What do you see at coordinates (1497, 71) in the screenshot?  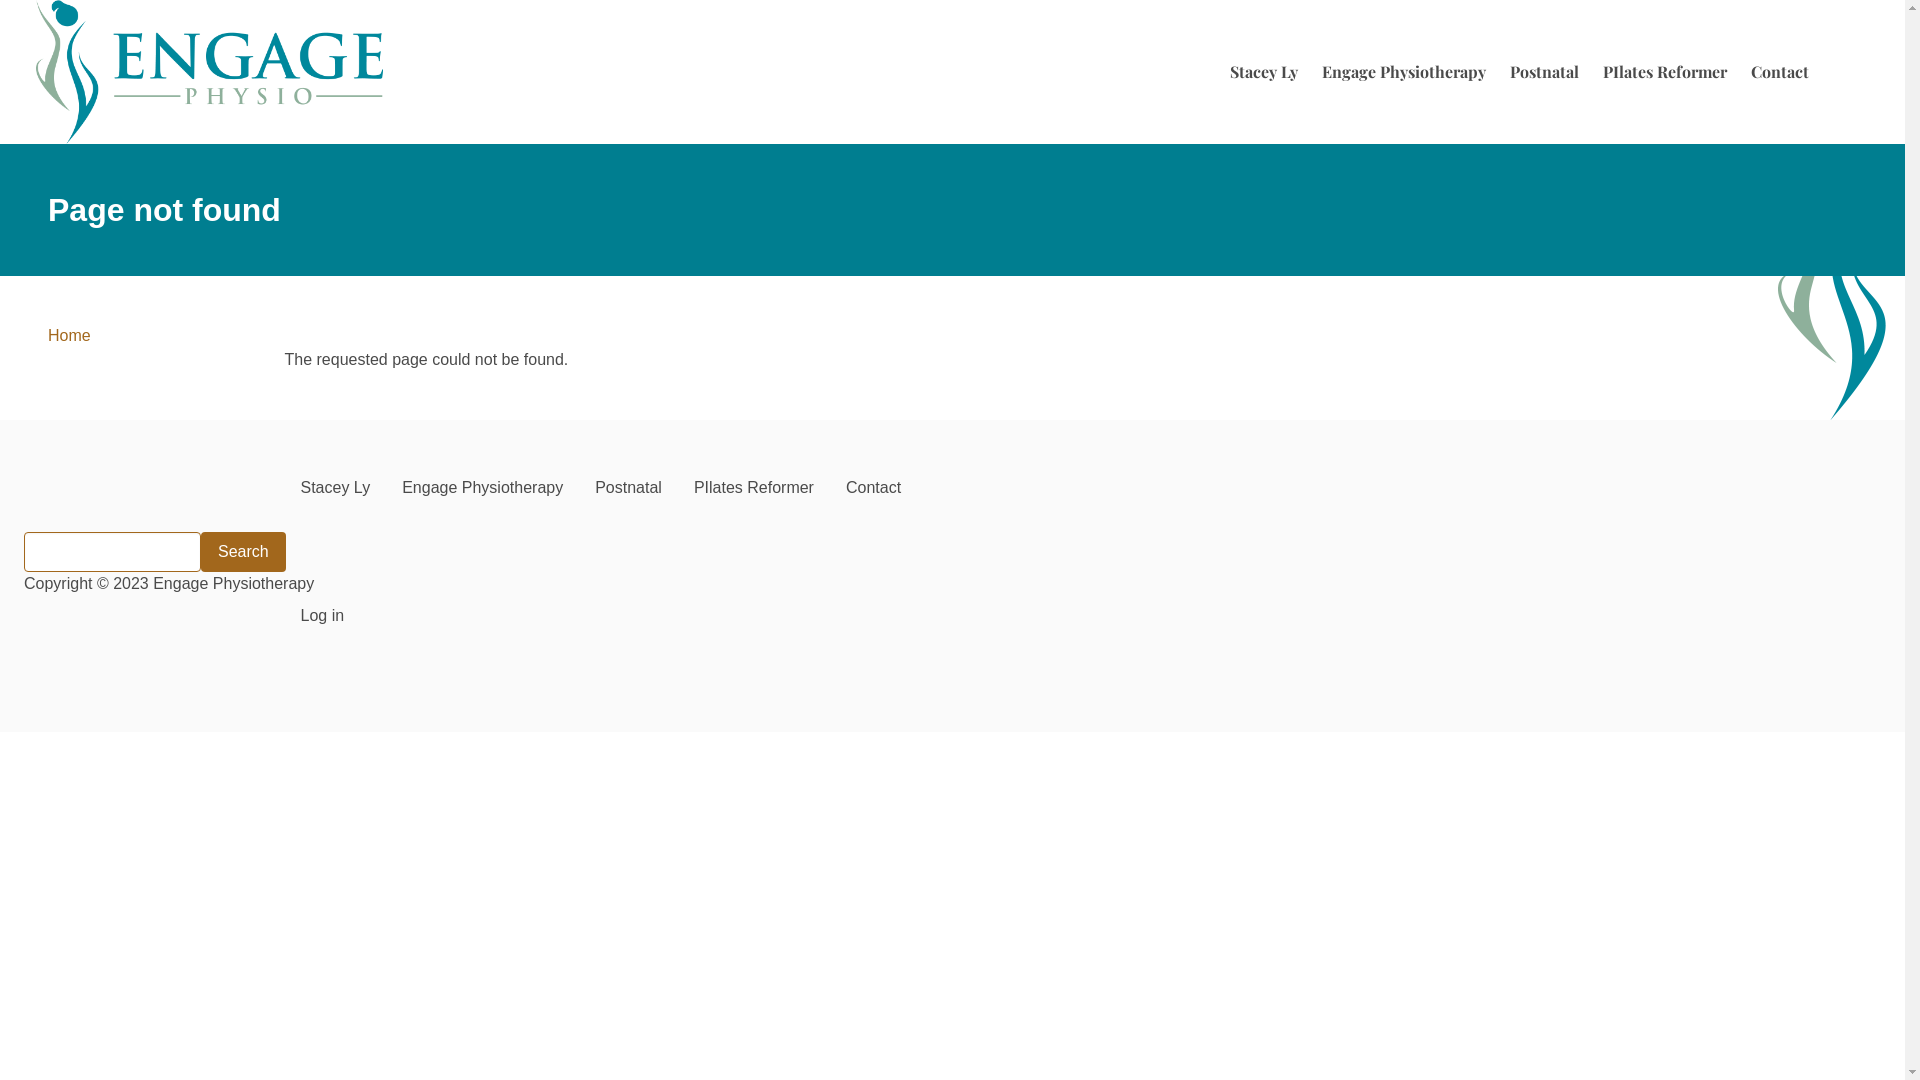 I see `'Postnatal'` at bounding box center [1497, 71].